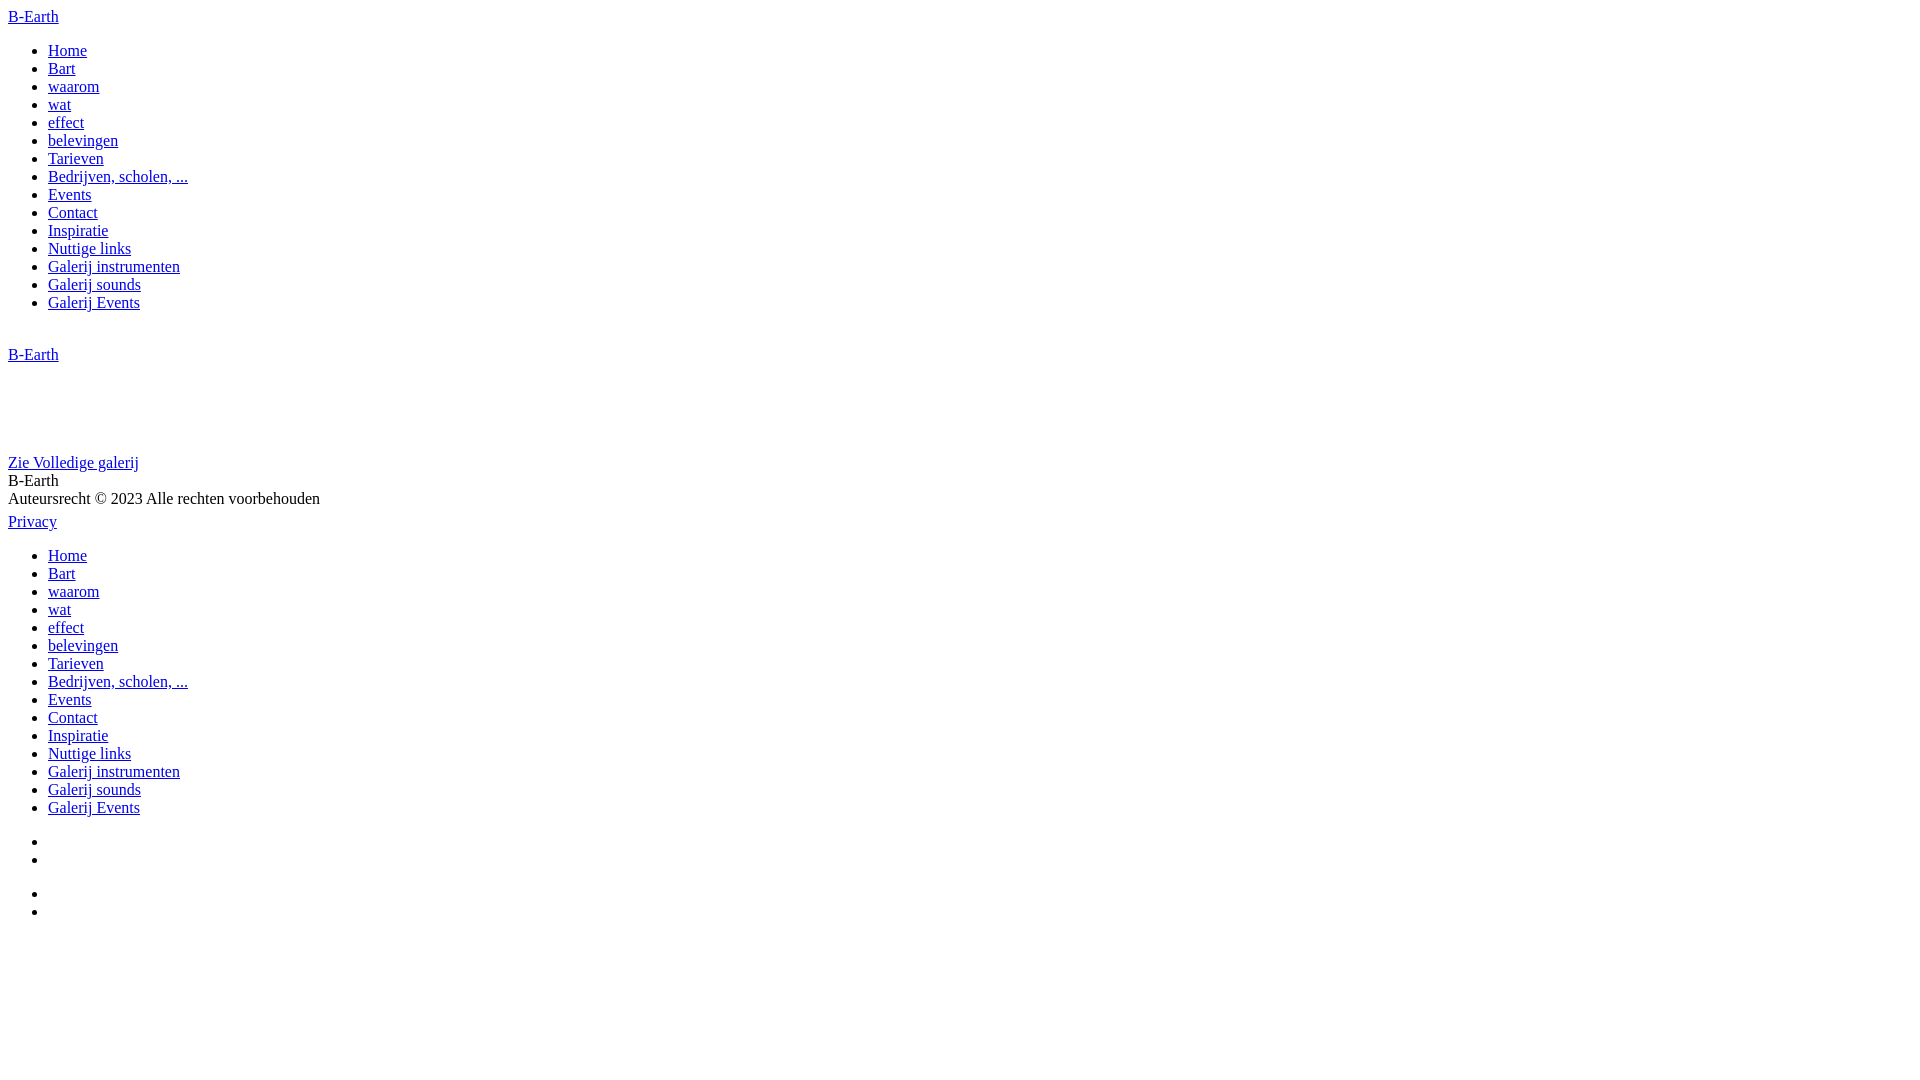 This screenshot has width=1920, height=1080. Describe the element at coordinates (73, 590) in the screenshot. I see `'waarom'` at that location.